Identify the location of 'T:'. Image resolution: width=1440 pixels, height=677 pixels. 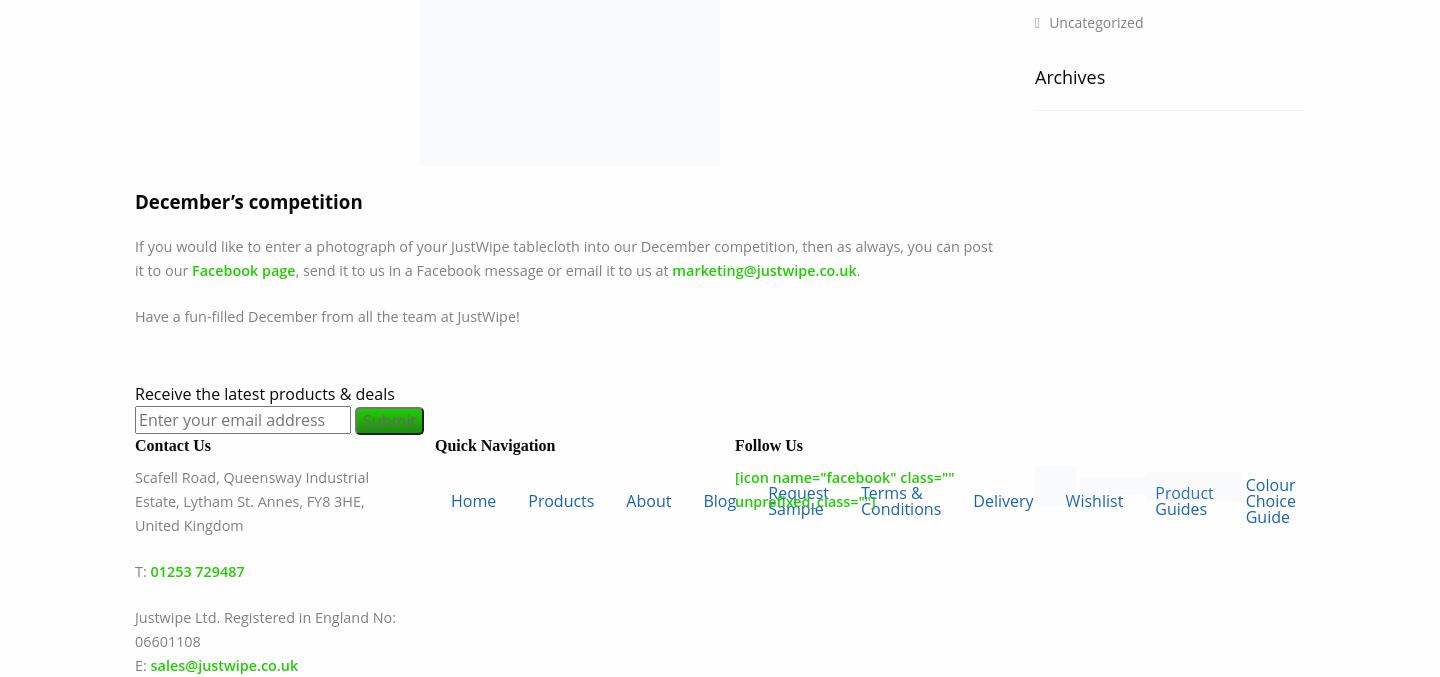
(134, 570).